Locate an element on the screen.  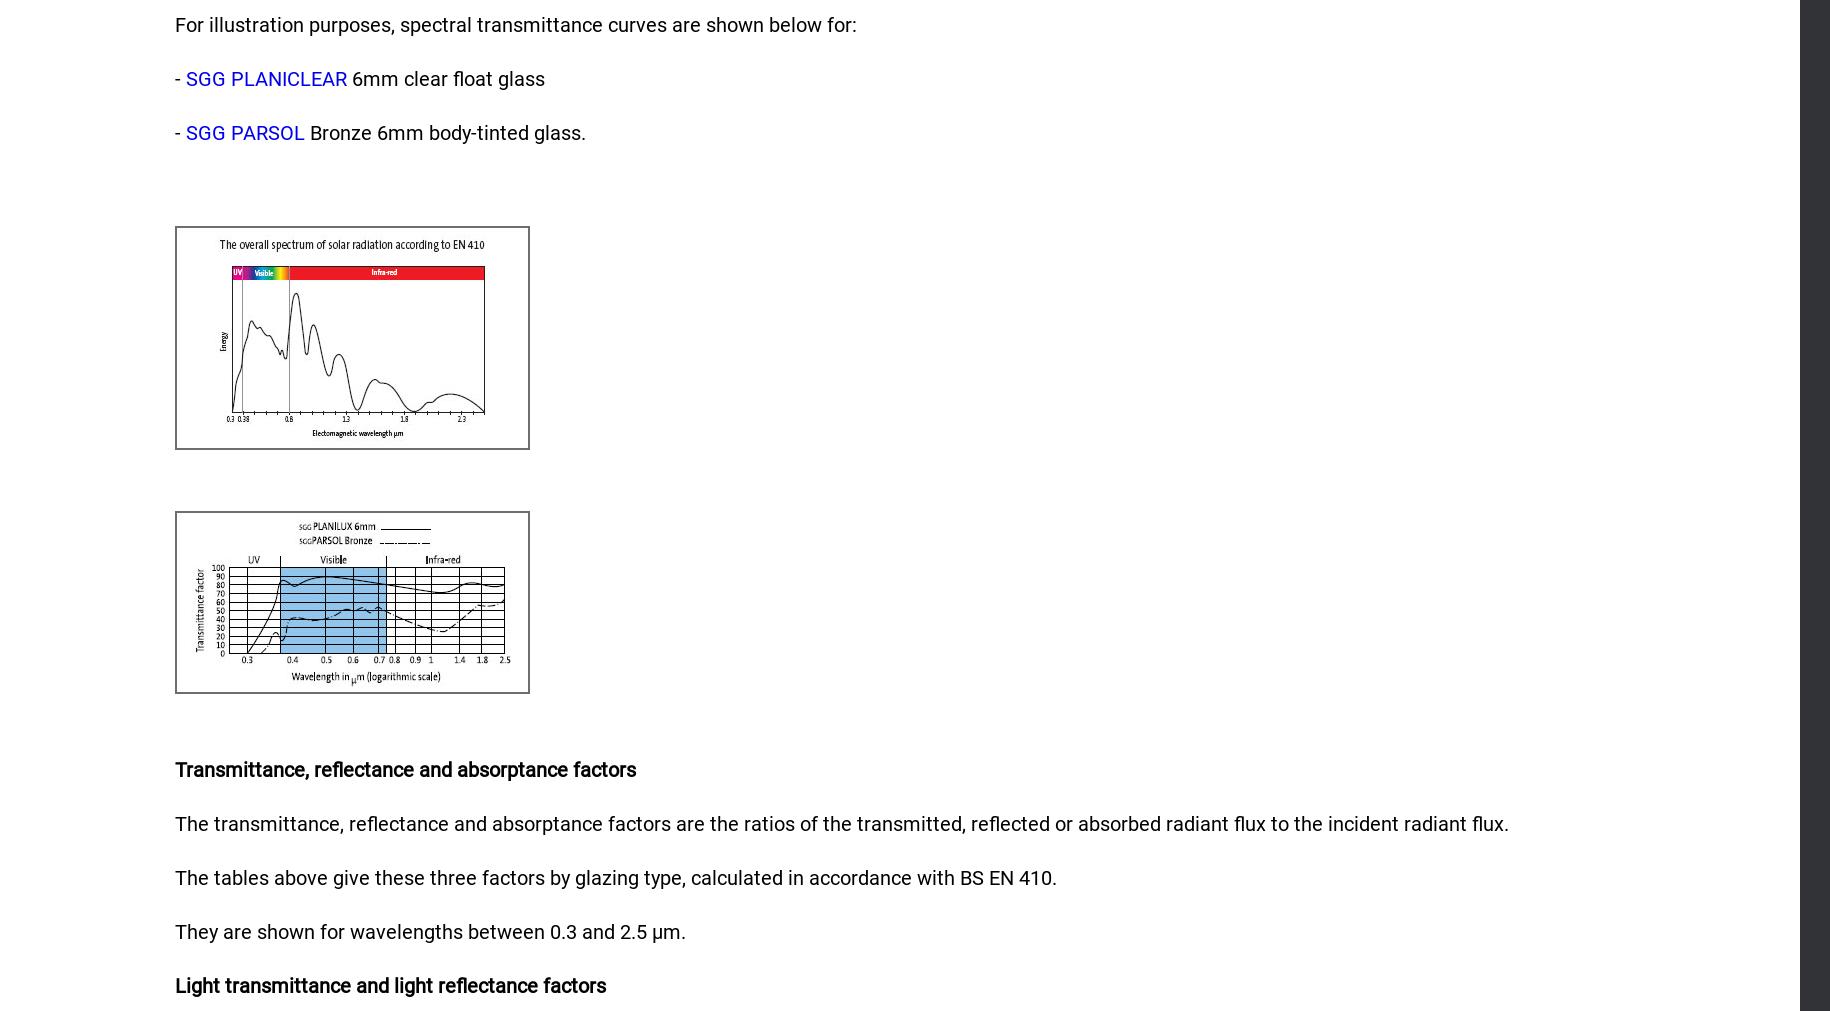
'SGG PARSOL' is located at coordinates (244, 131).